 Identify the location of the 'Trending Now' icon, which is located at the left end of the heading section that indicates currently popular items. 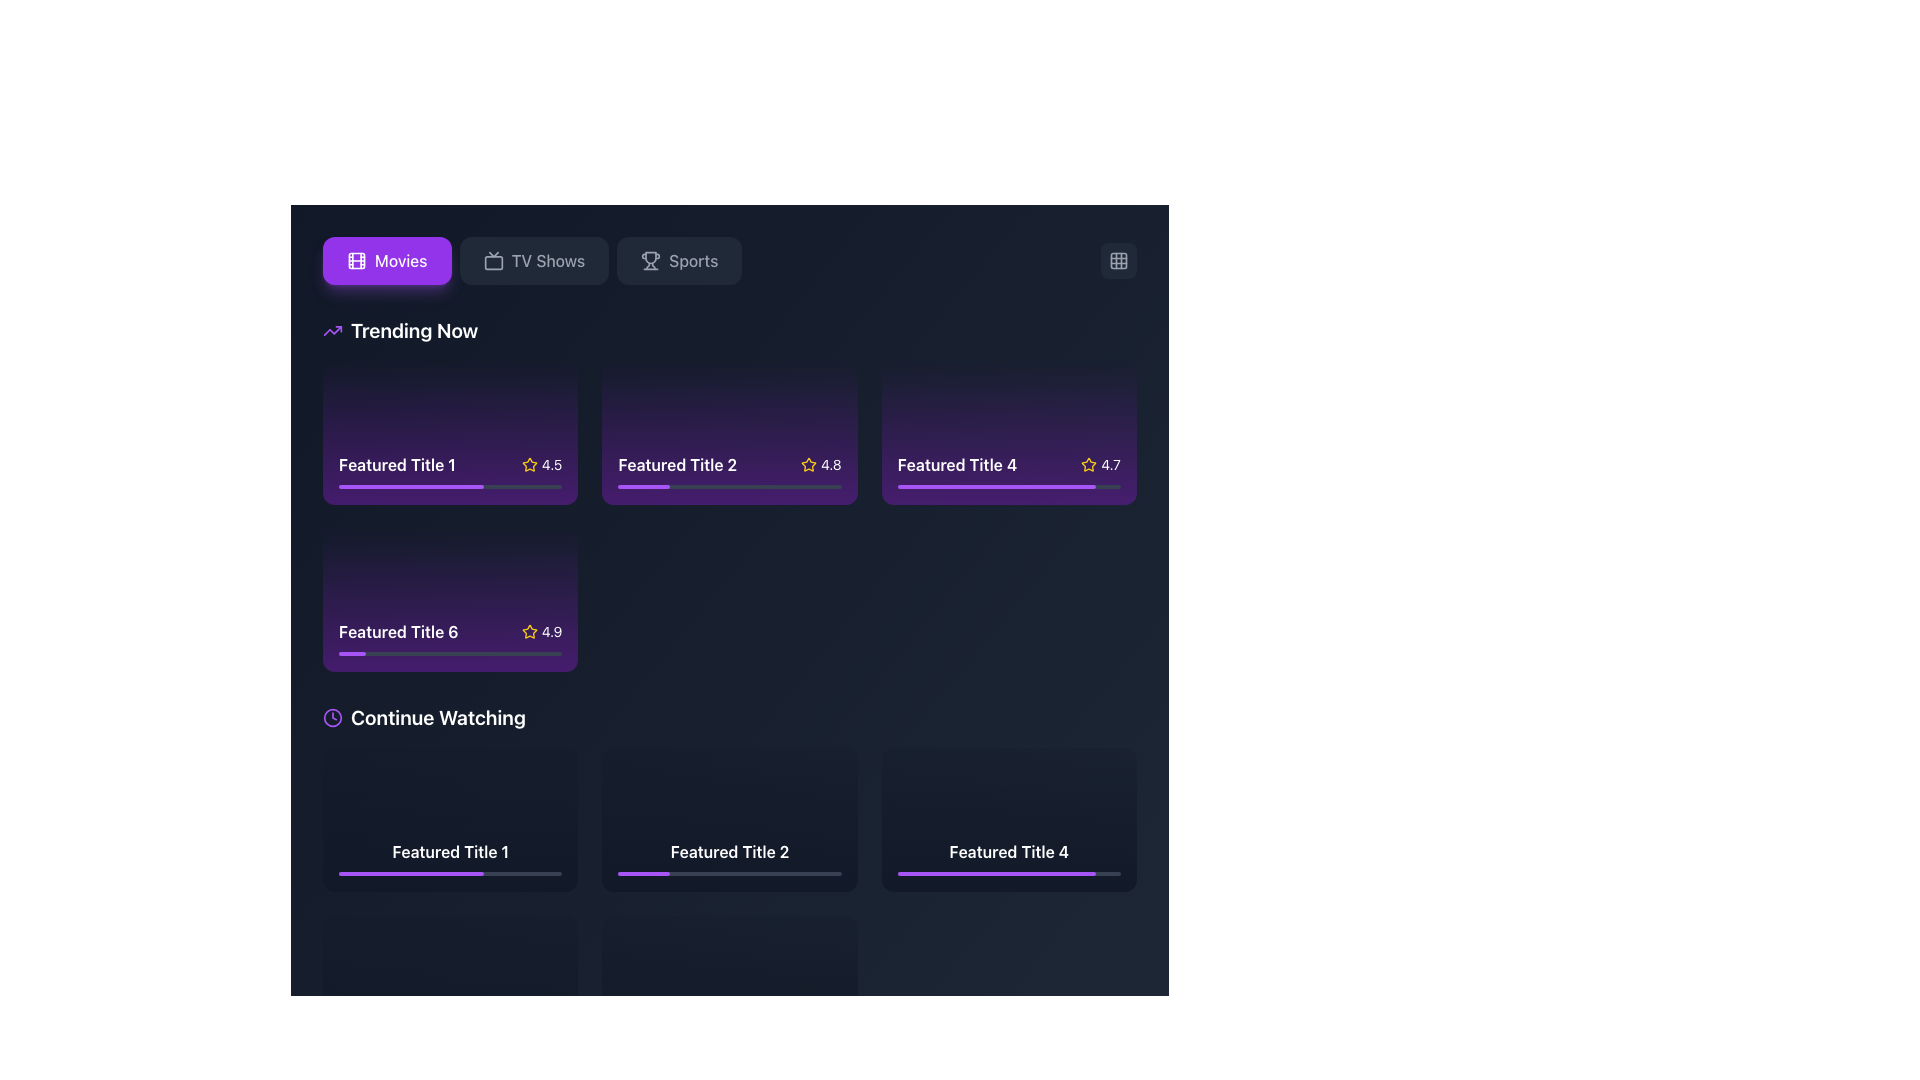
(332, 330).